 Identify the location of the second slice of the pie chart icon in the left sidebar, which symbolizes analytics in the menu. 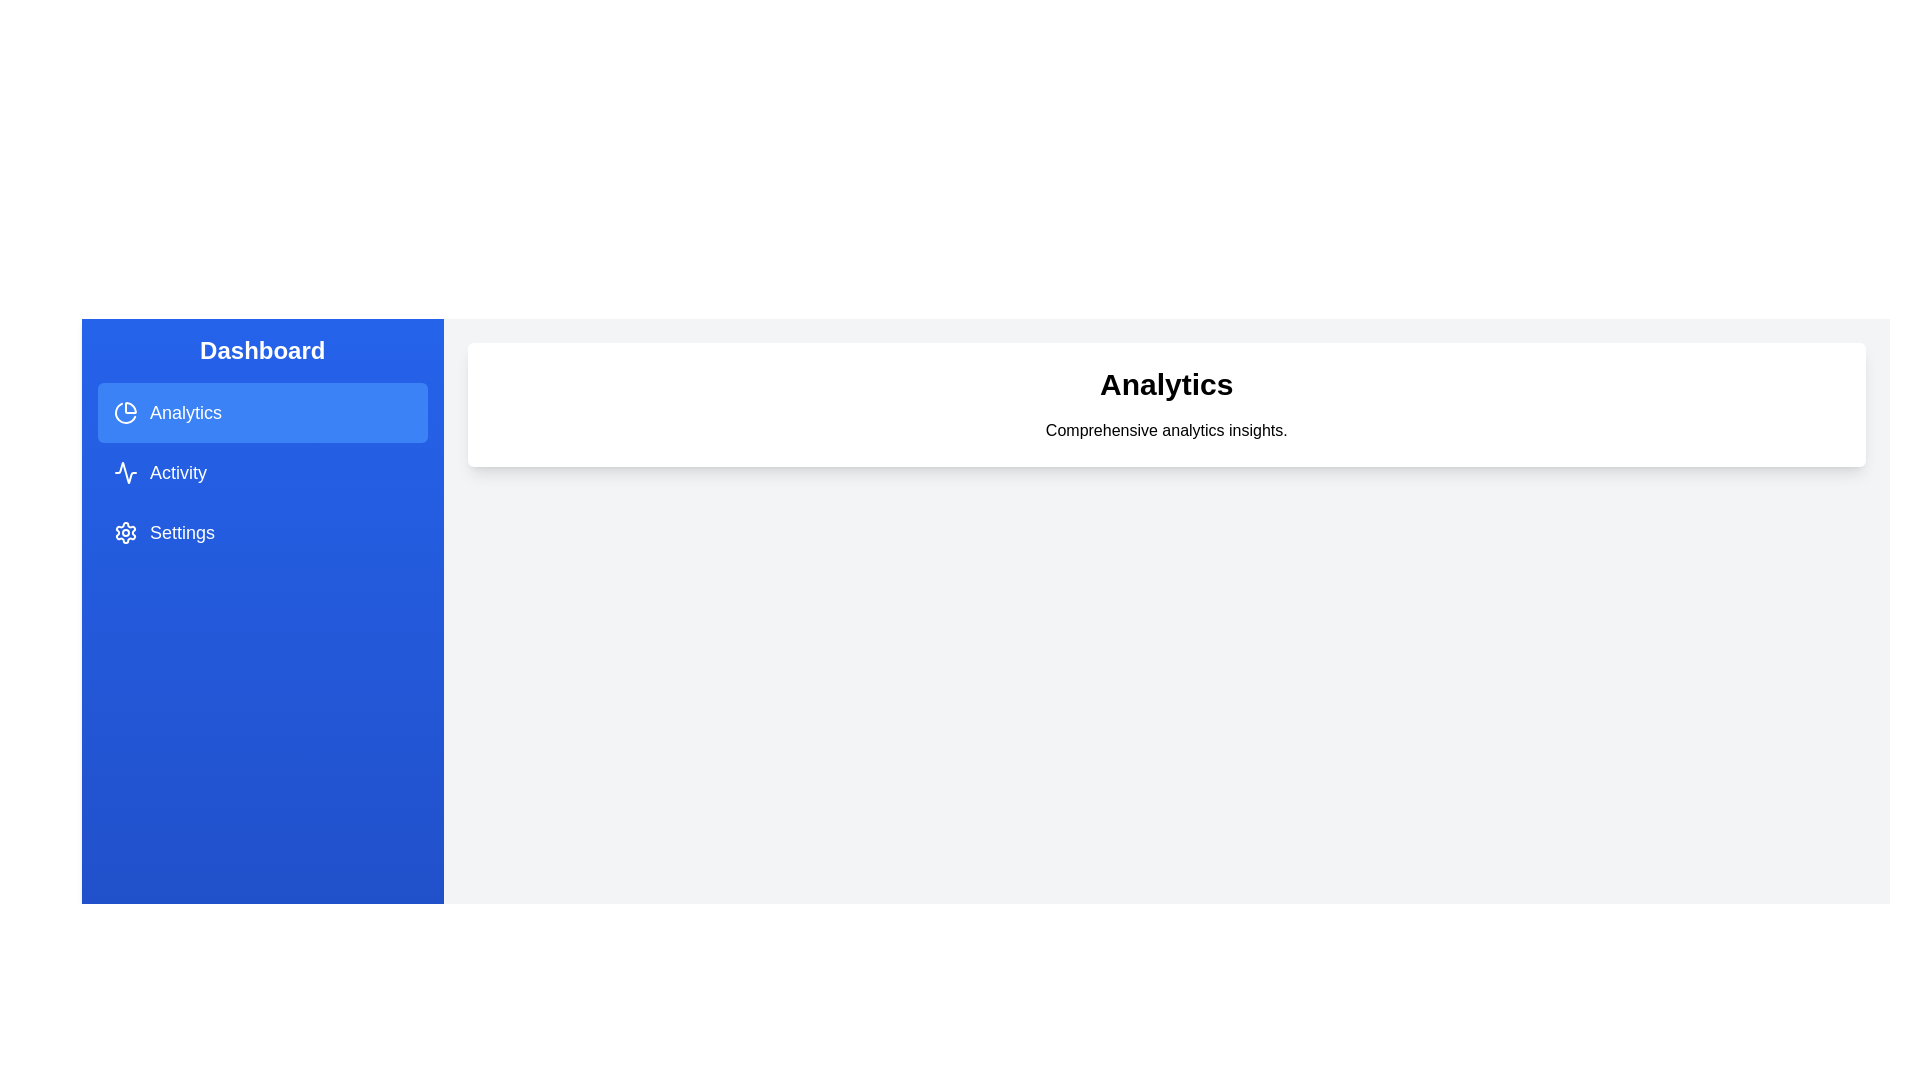
(124, 412).